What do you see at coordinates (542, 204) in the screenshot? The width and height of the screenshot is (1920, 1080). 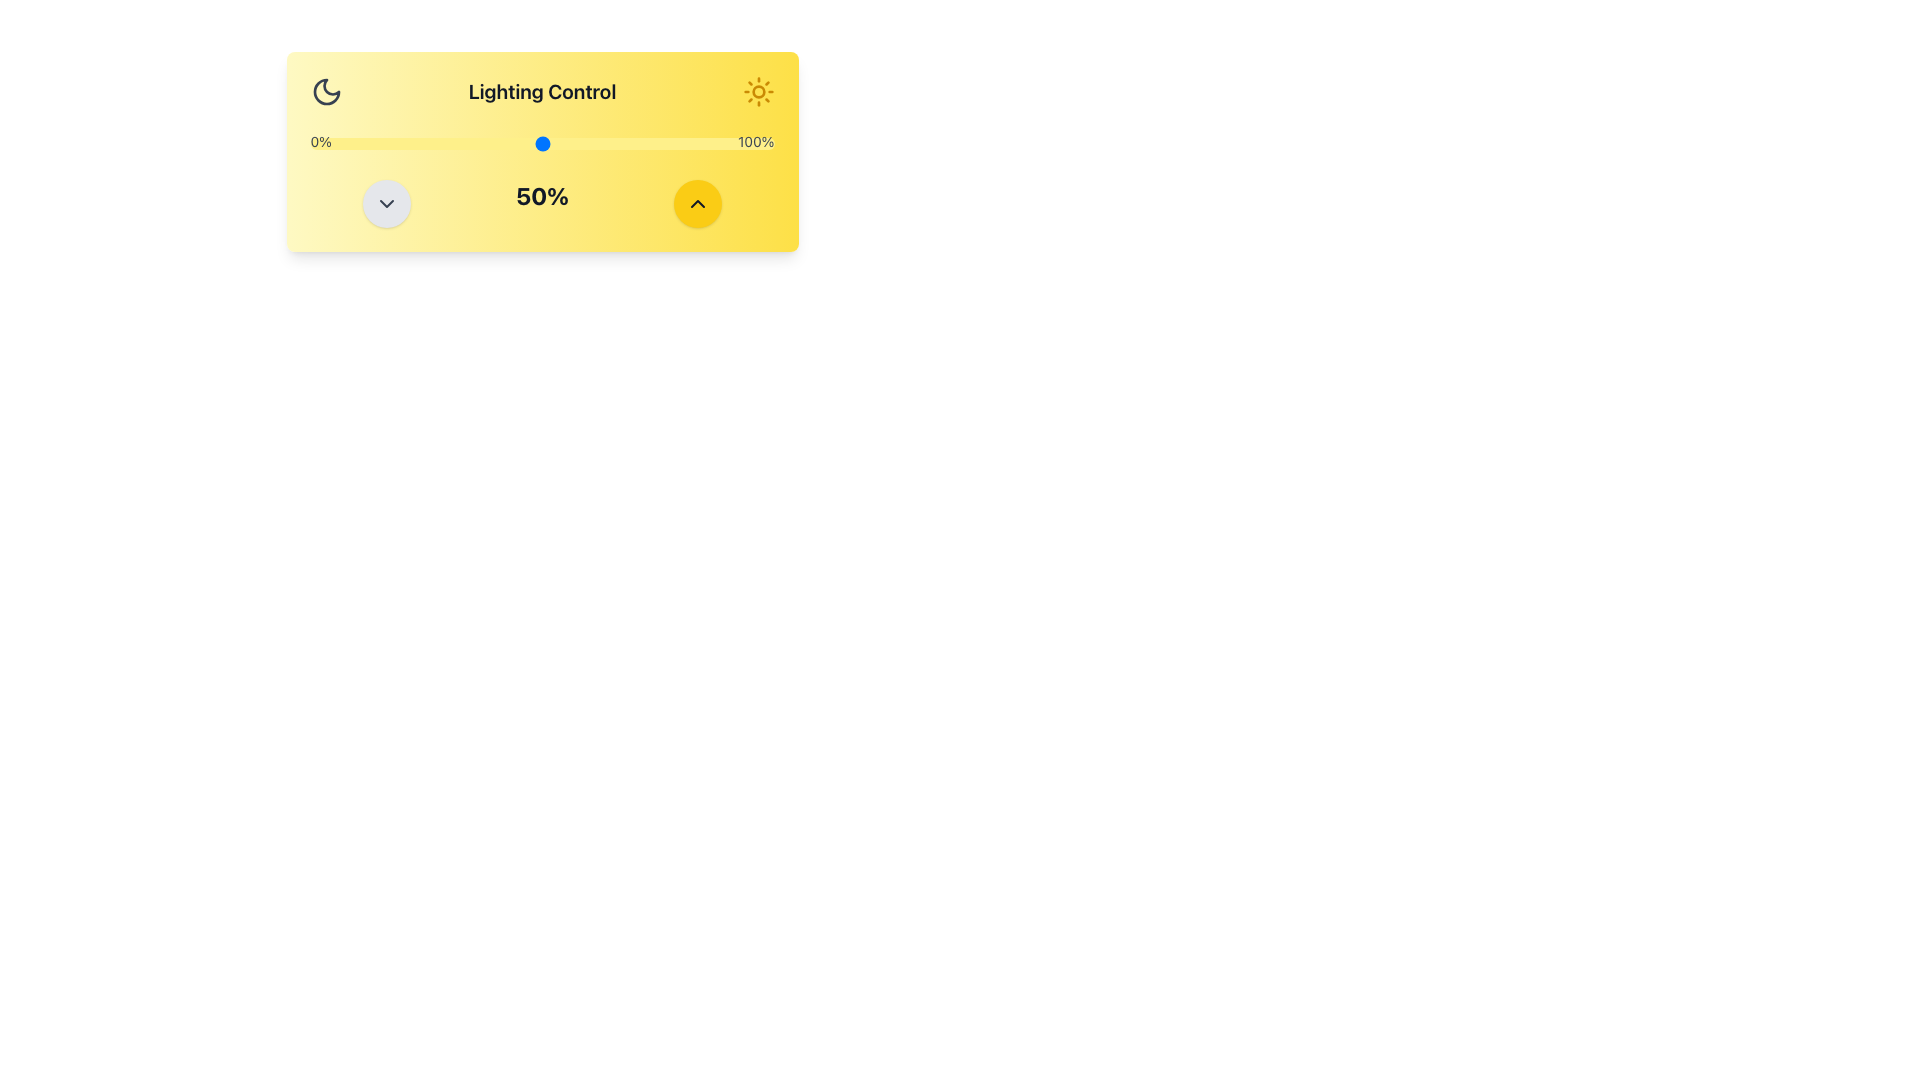 I see `the Display Text element that shows '50%' in bold, large font, centrally located between circular buttons` at bounding box center [542, 204].